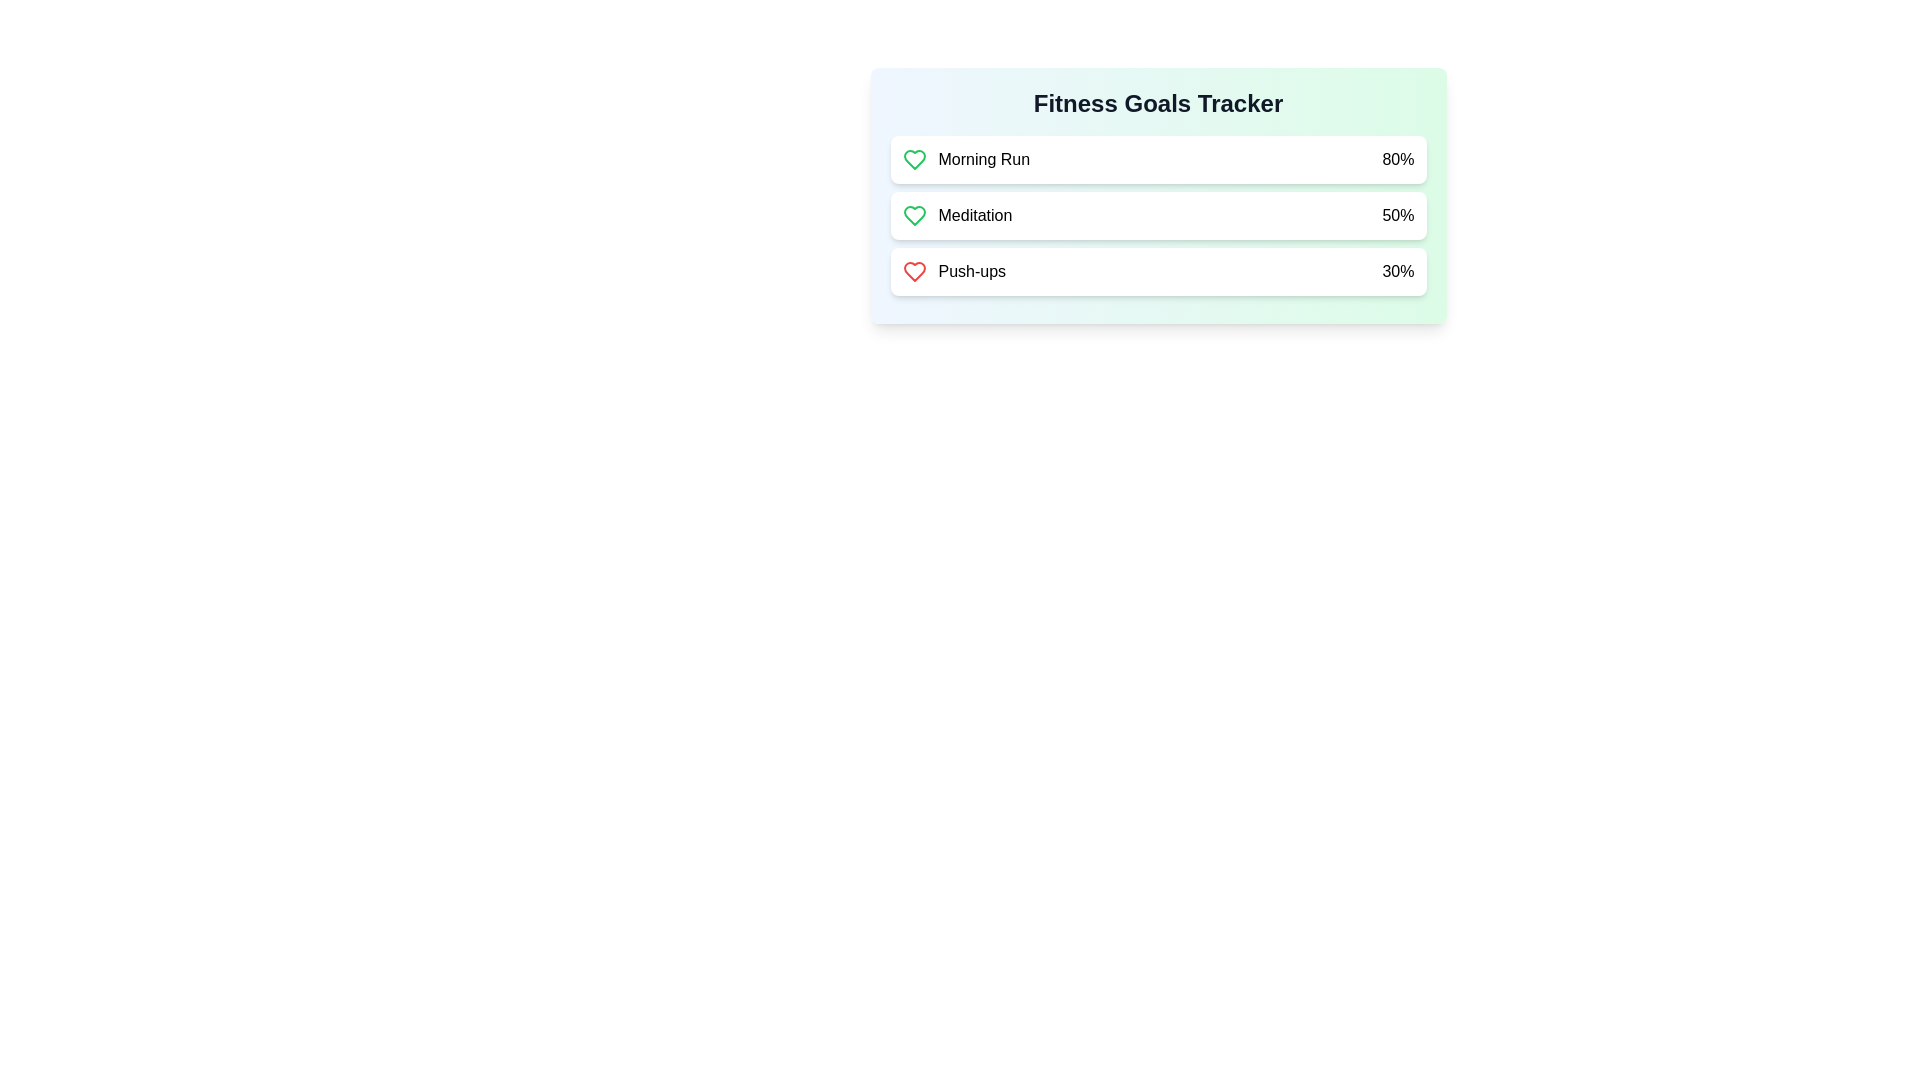 This screenshot has width=1920, height=1080. Describe the element at coordinates (1158, 216) in the screenshot. I see `the 'Meditation' list item to display its metadata, which includes the completion percentage for tracking activities` at that location.